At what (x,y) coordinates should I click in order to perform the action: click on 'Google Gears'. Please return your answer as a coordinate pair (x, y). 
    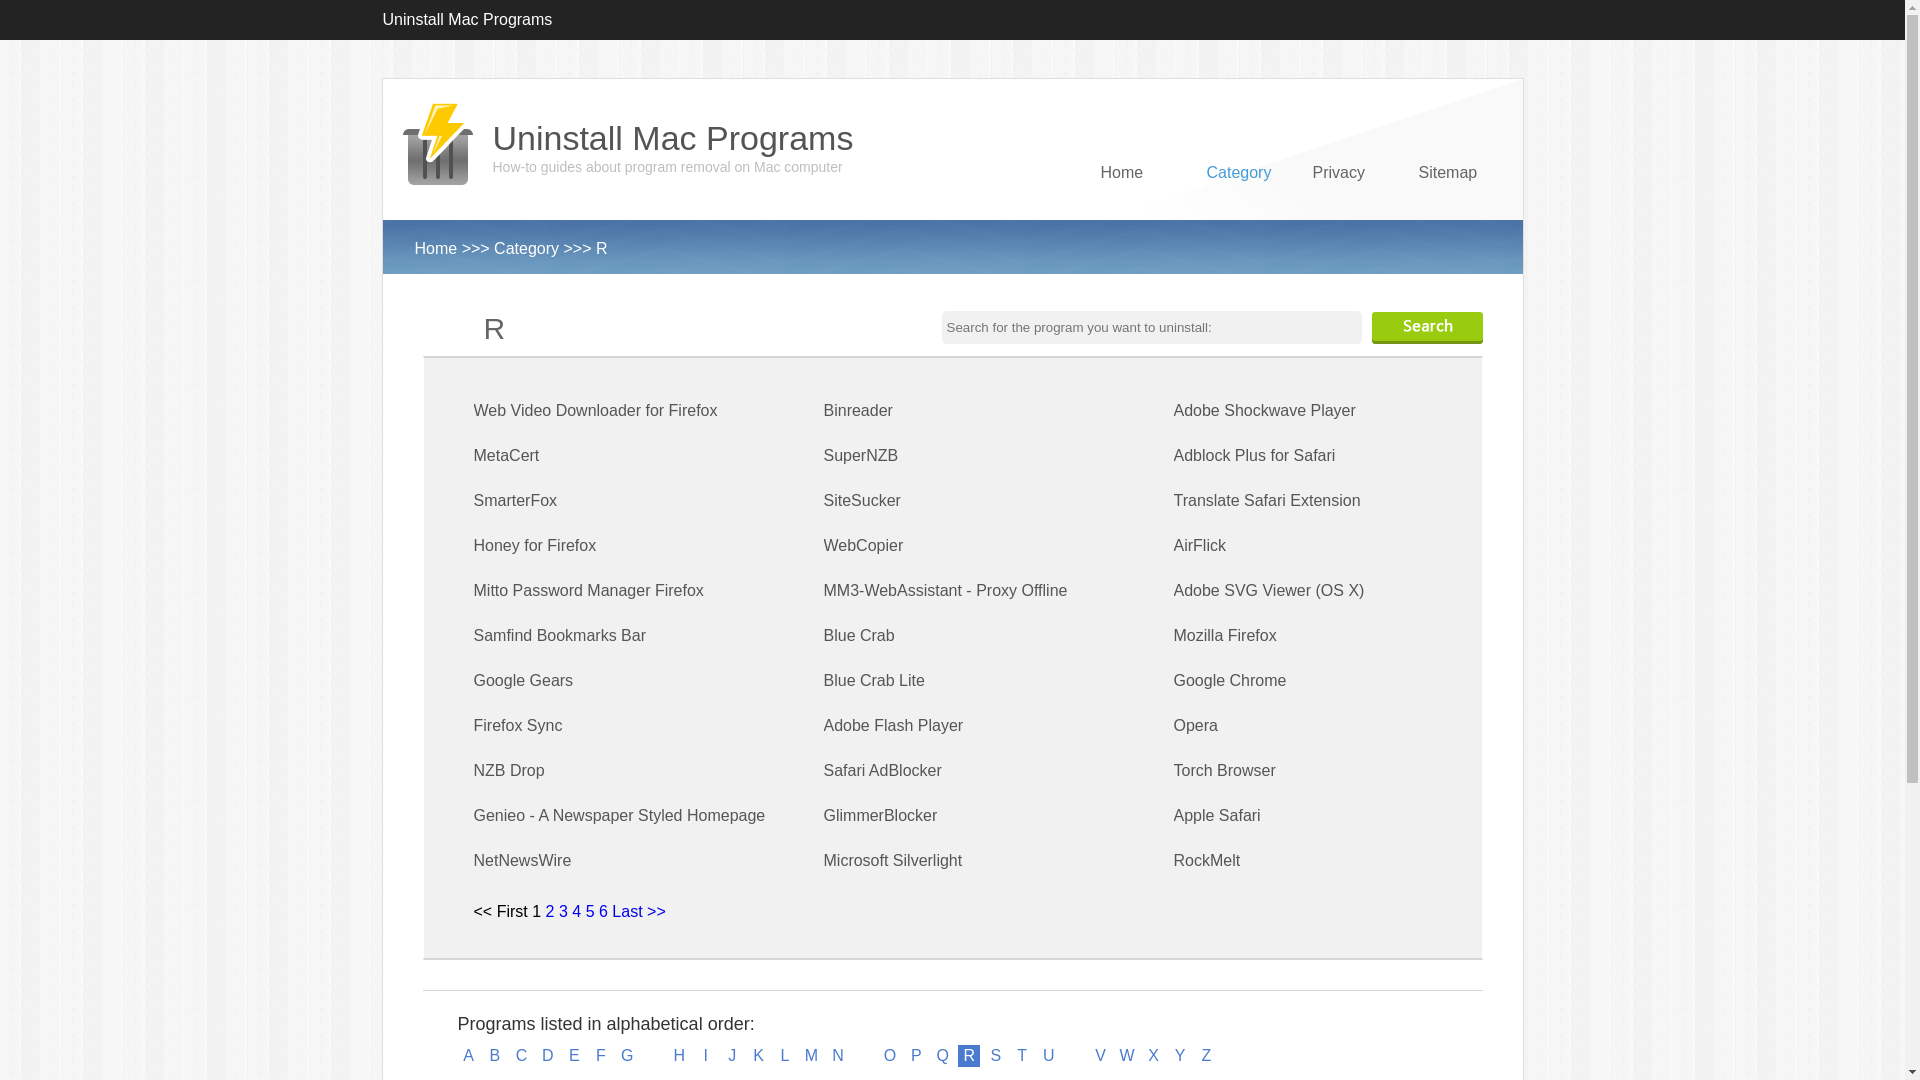
    Looking at the image, I should click on (473, 679).